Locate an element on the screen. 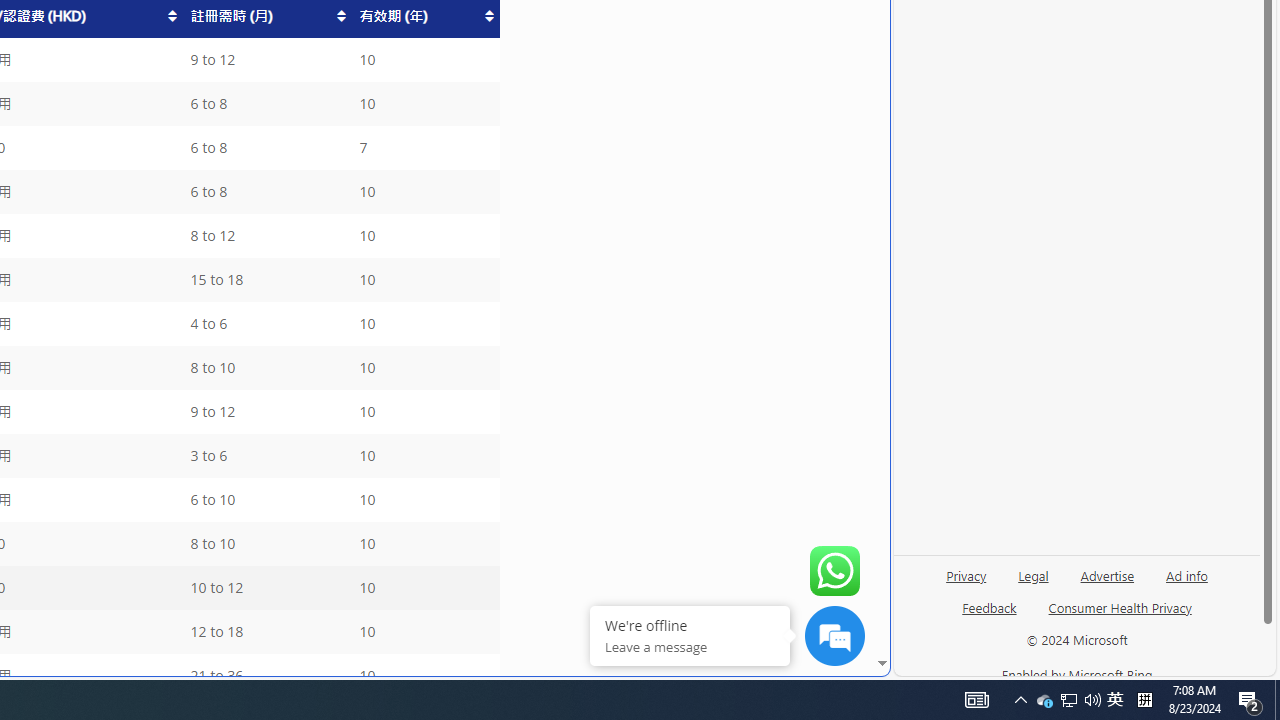  'Advertise' is located at coordinates (1106, 574).